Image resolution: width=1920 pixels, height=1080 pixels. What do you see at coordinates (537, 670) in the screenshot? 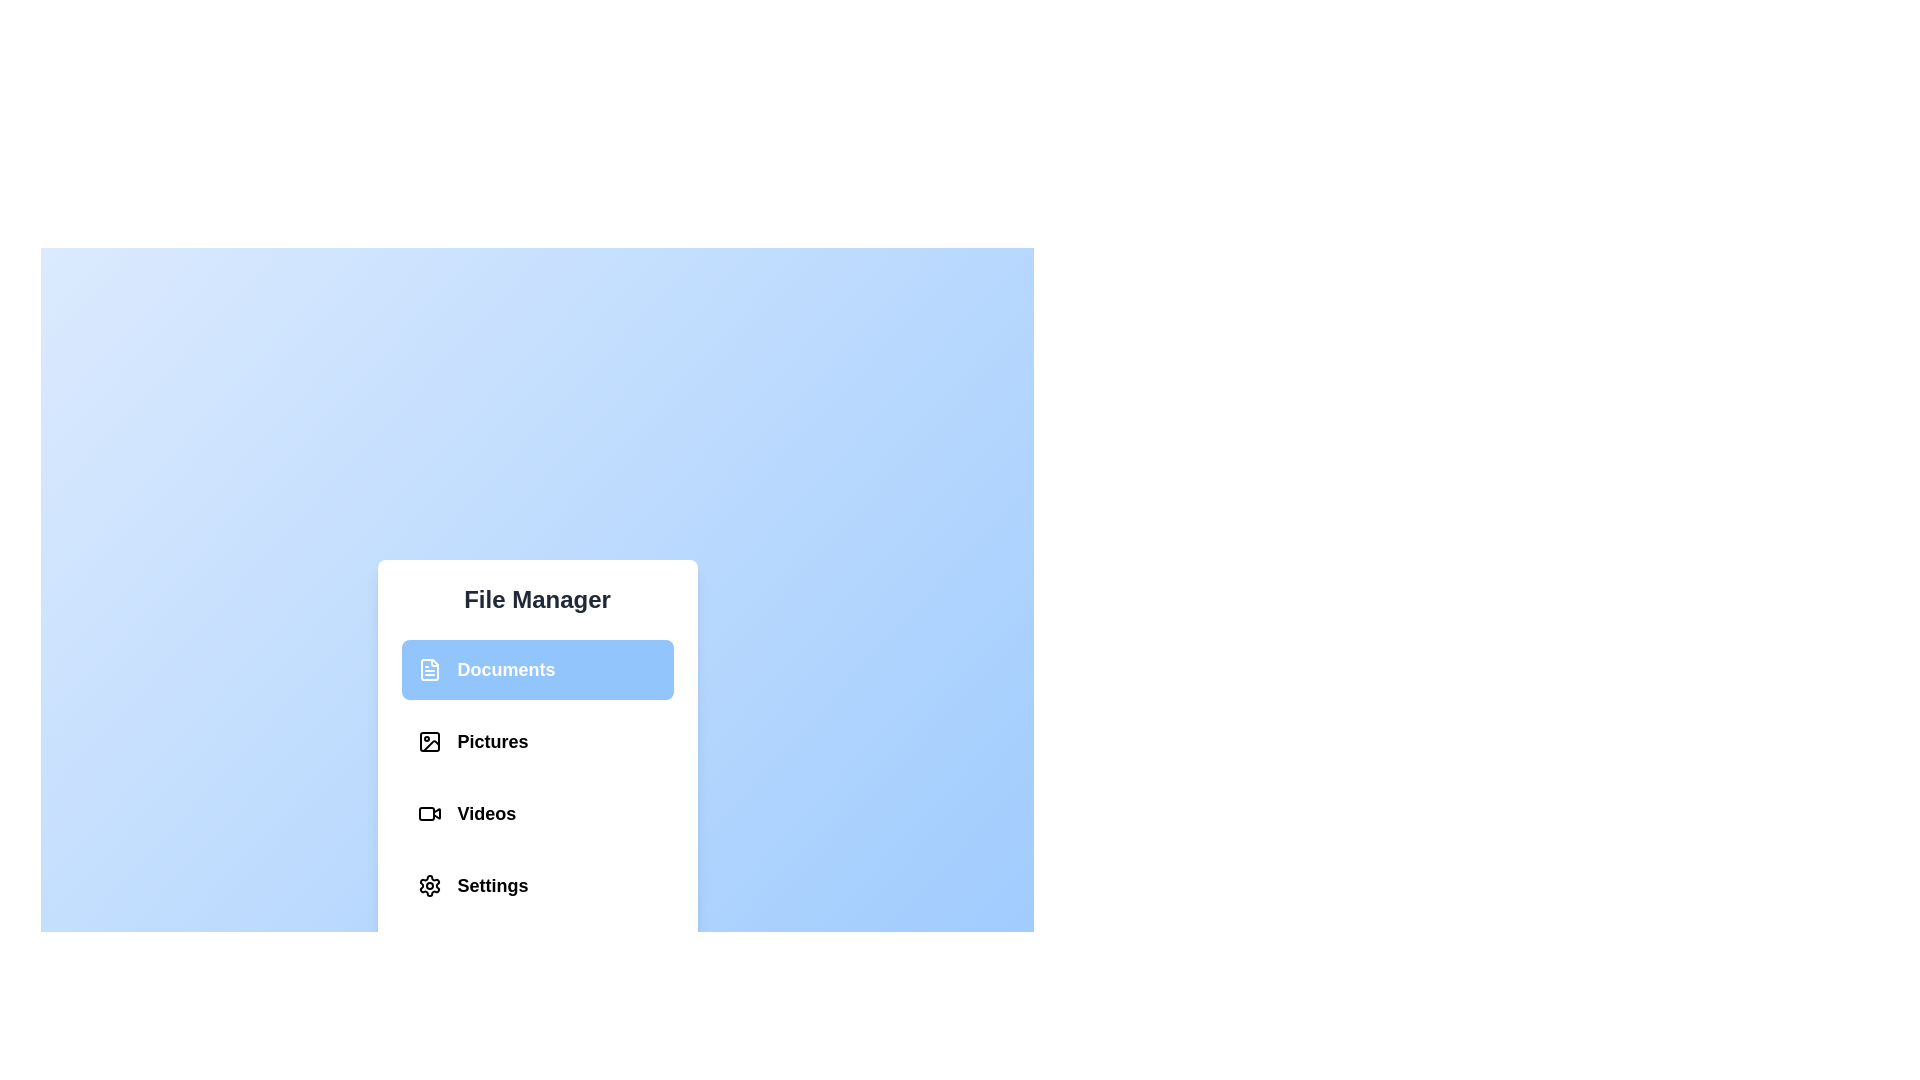
I see `the menu item labeled Documents` at bounding box center [537, 670].